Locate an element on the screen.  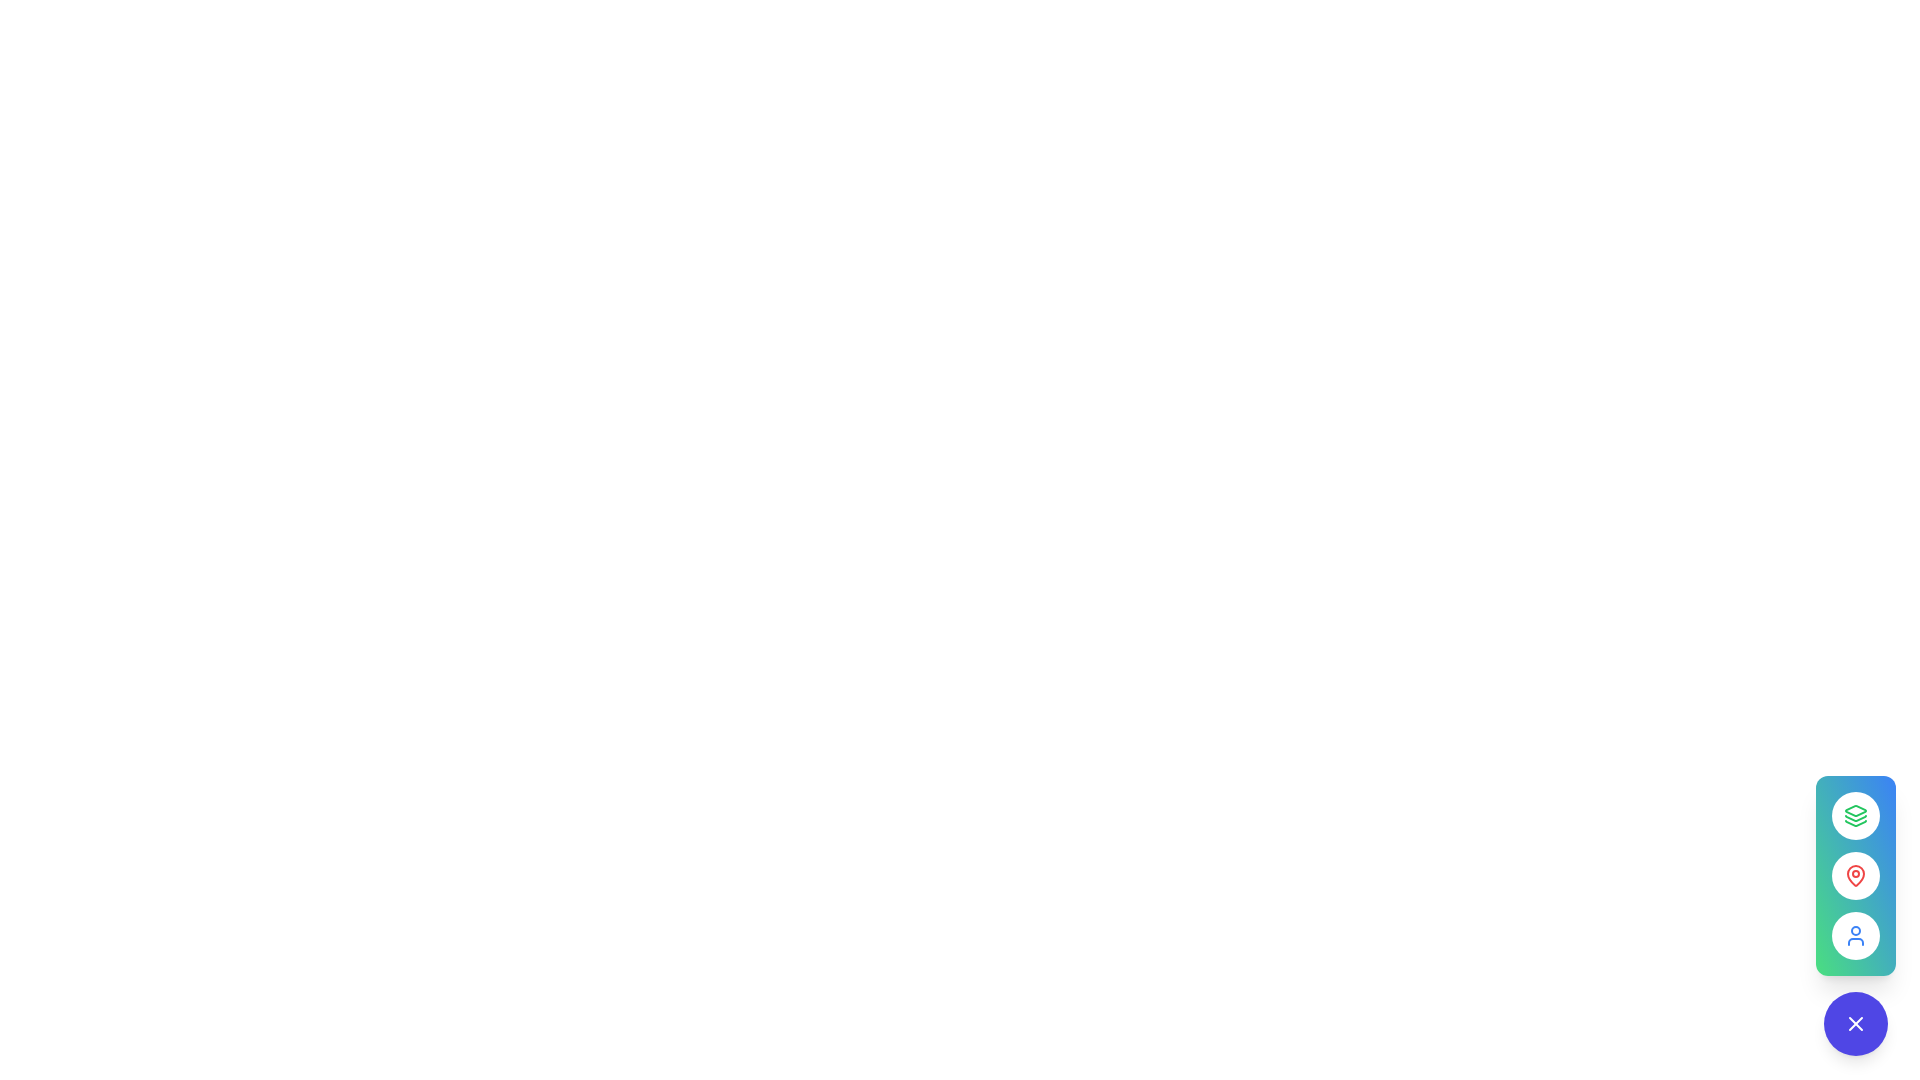
the circular button with a blue person icon in the vertical menu bar is located at coordinates (1855, 915).